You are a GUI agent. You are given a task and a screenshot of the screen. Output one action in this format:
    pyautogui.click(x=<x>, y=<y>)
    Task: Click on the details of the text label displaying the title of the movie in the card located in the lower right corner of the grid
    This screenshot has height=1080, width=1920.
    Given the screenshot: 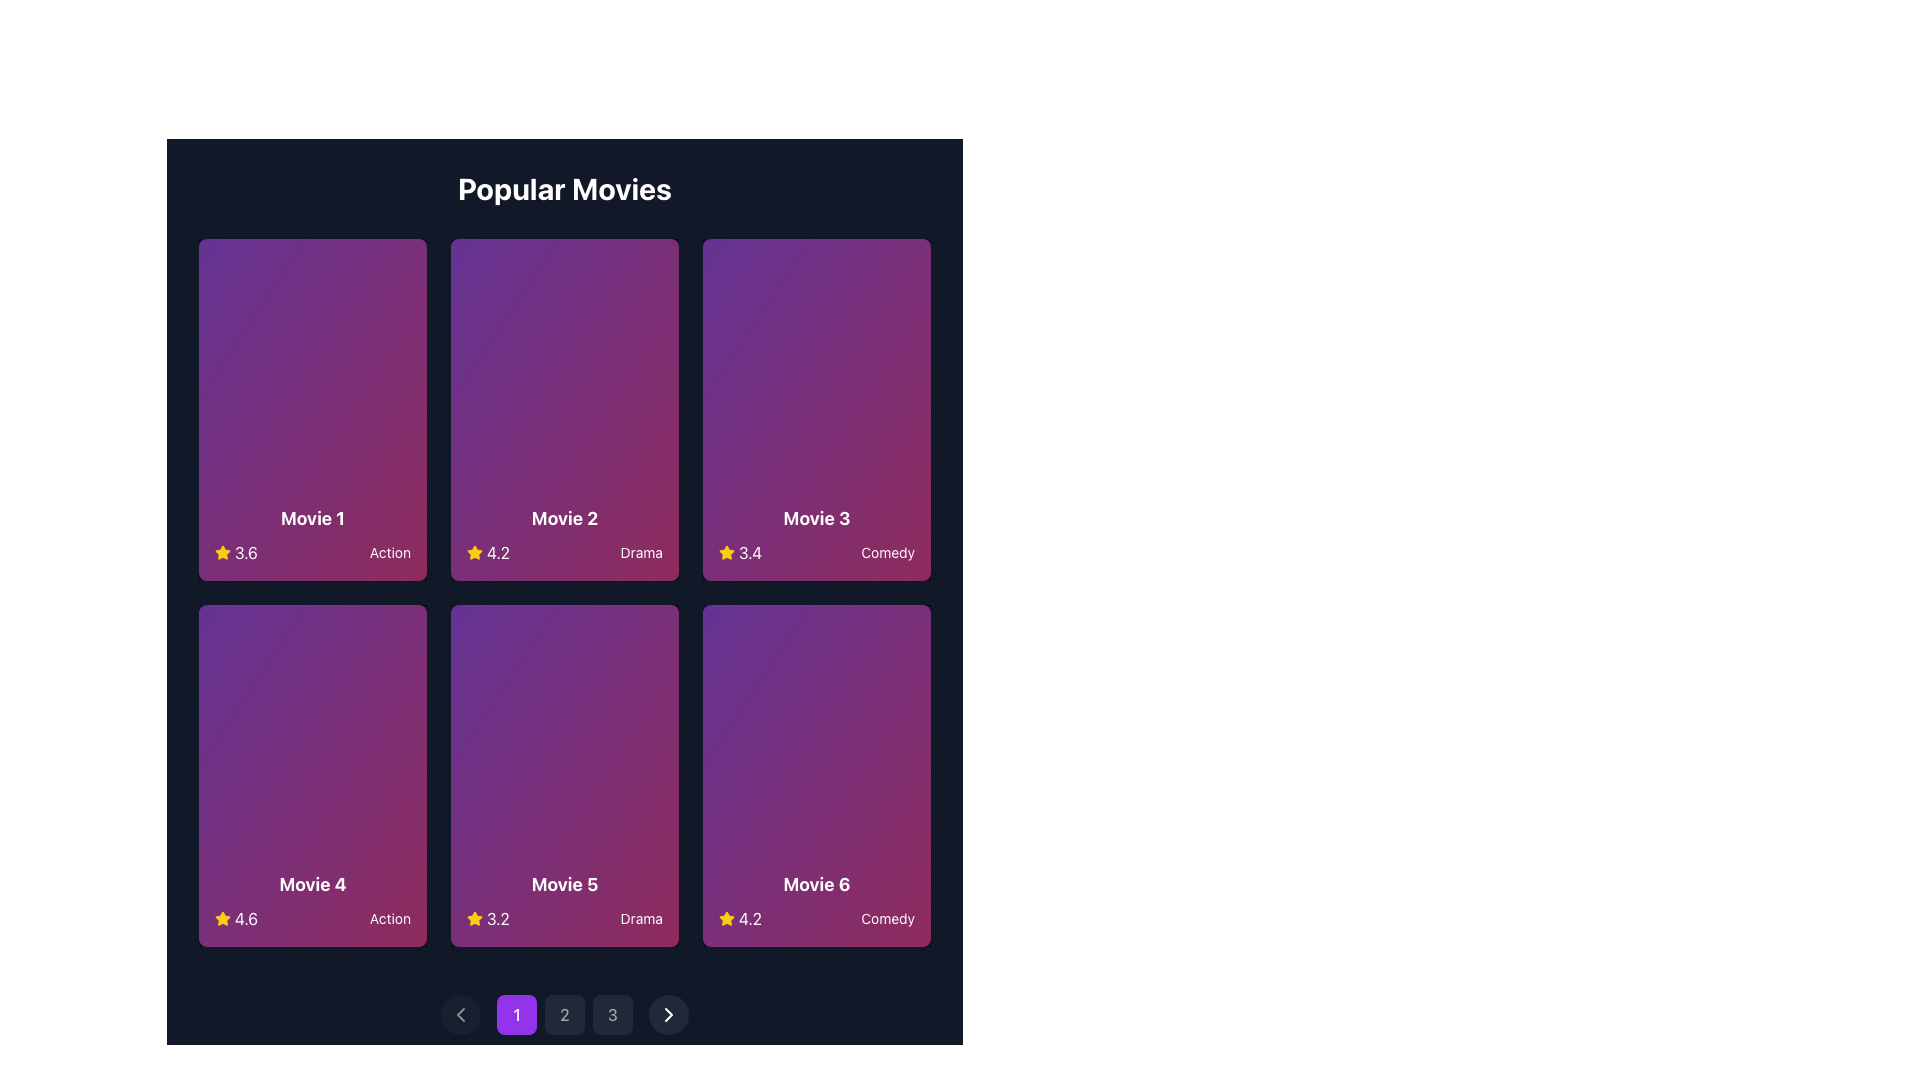 What is the action you would take?
    pyautogui.click(x=816, y=883)
    